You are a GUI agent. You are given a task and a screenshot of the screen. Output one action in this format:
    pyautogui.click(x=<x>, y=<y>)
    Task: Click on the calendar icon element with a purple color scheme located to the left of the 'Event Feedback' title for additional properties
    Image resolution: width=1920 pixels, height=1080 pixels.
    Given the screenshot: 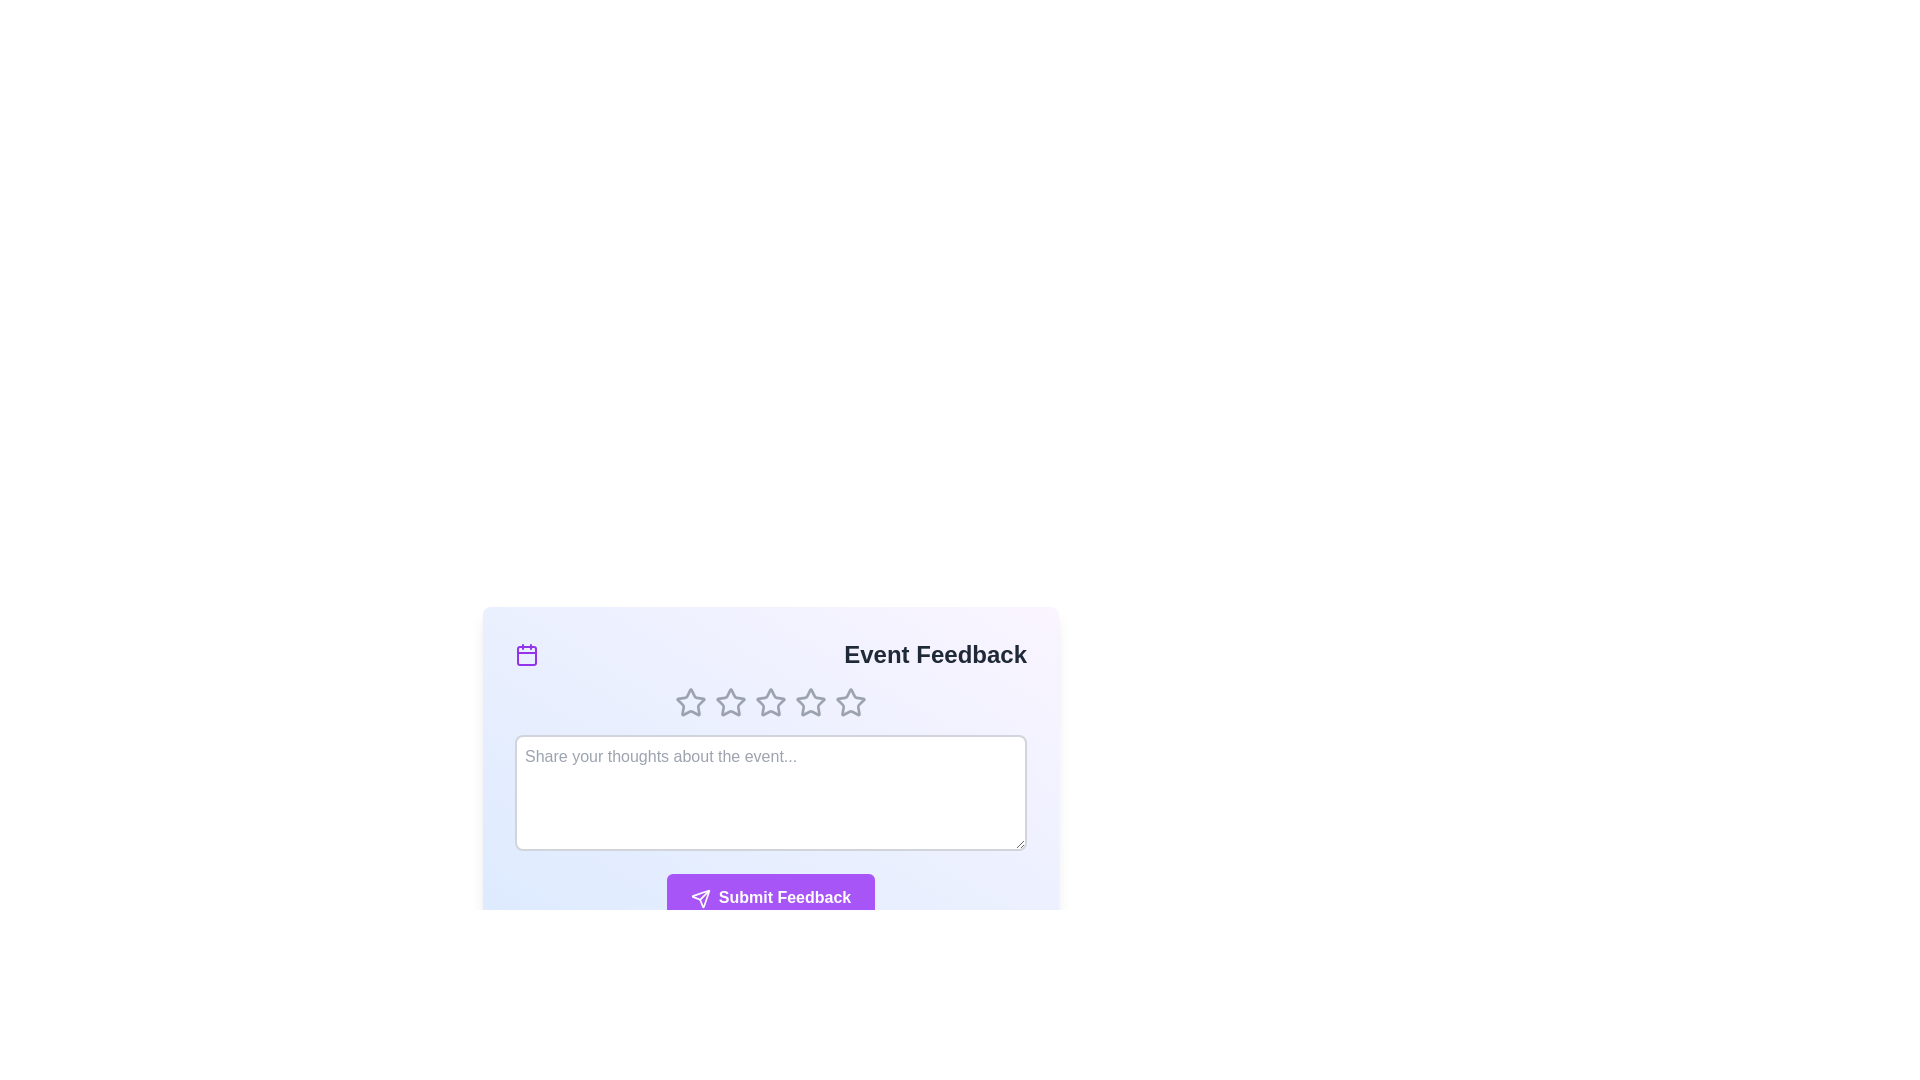 What is the action you would take?
    pyautogui.click(x=527, y=655)
    